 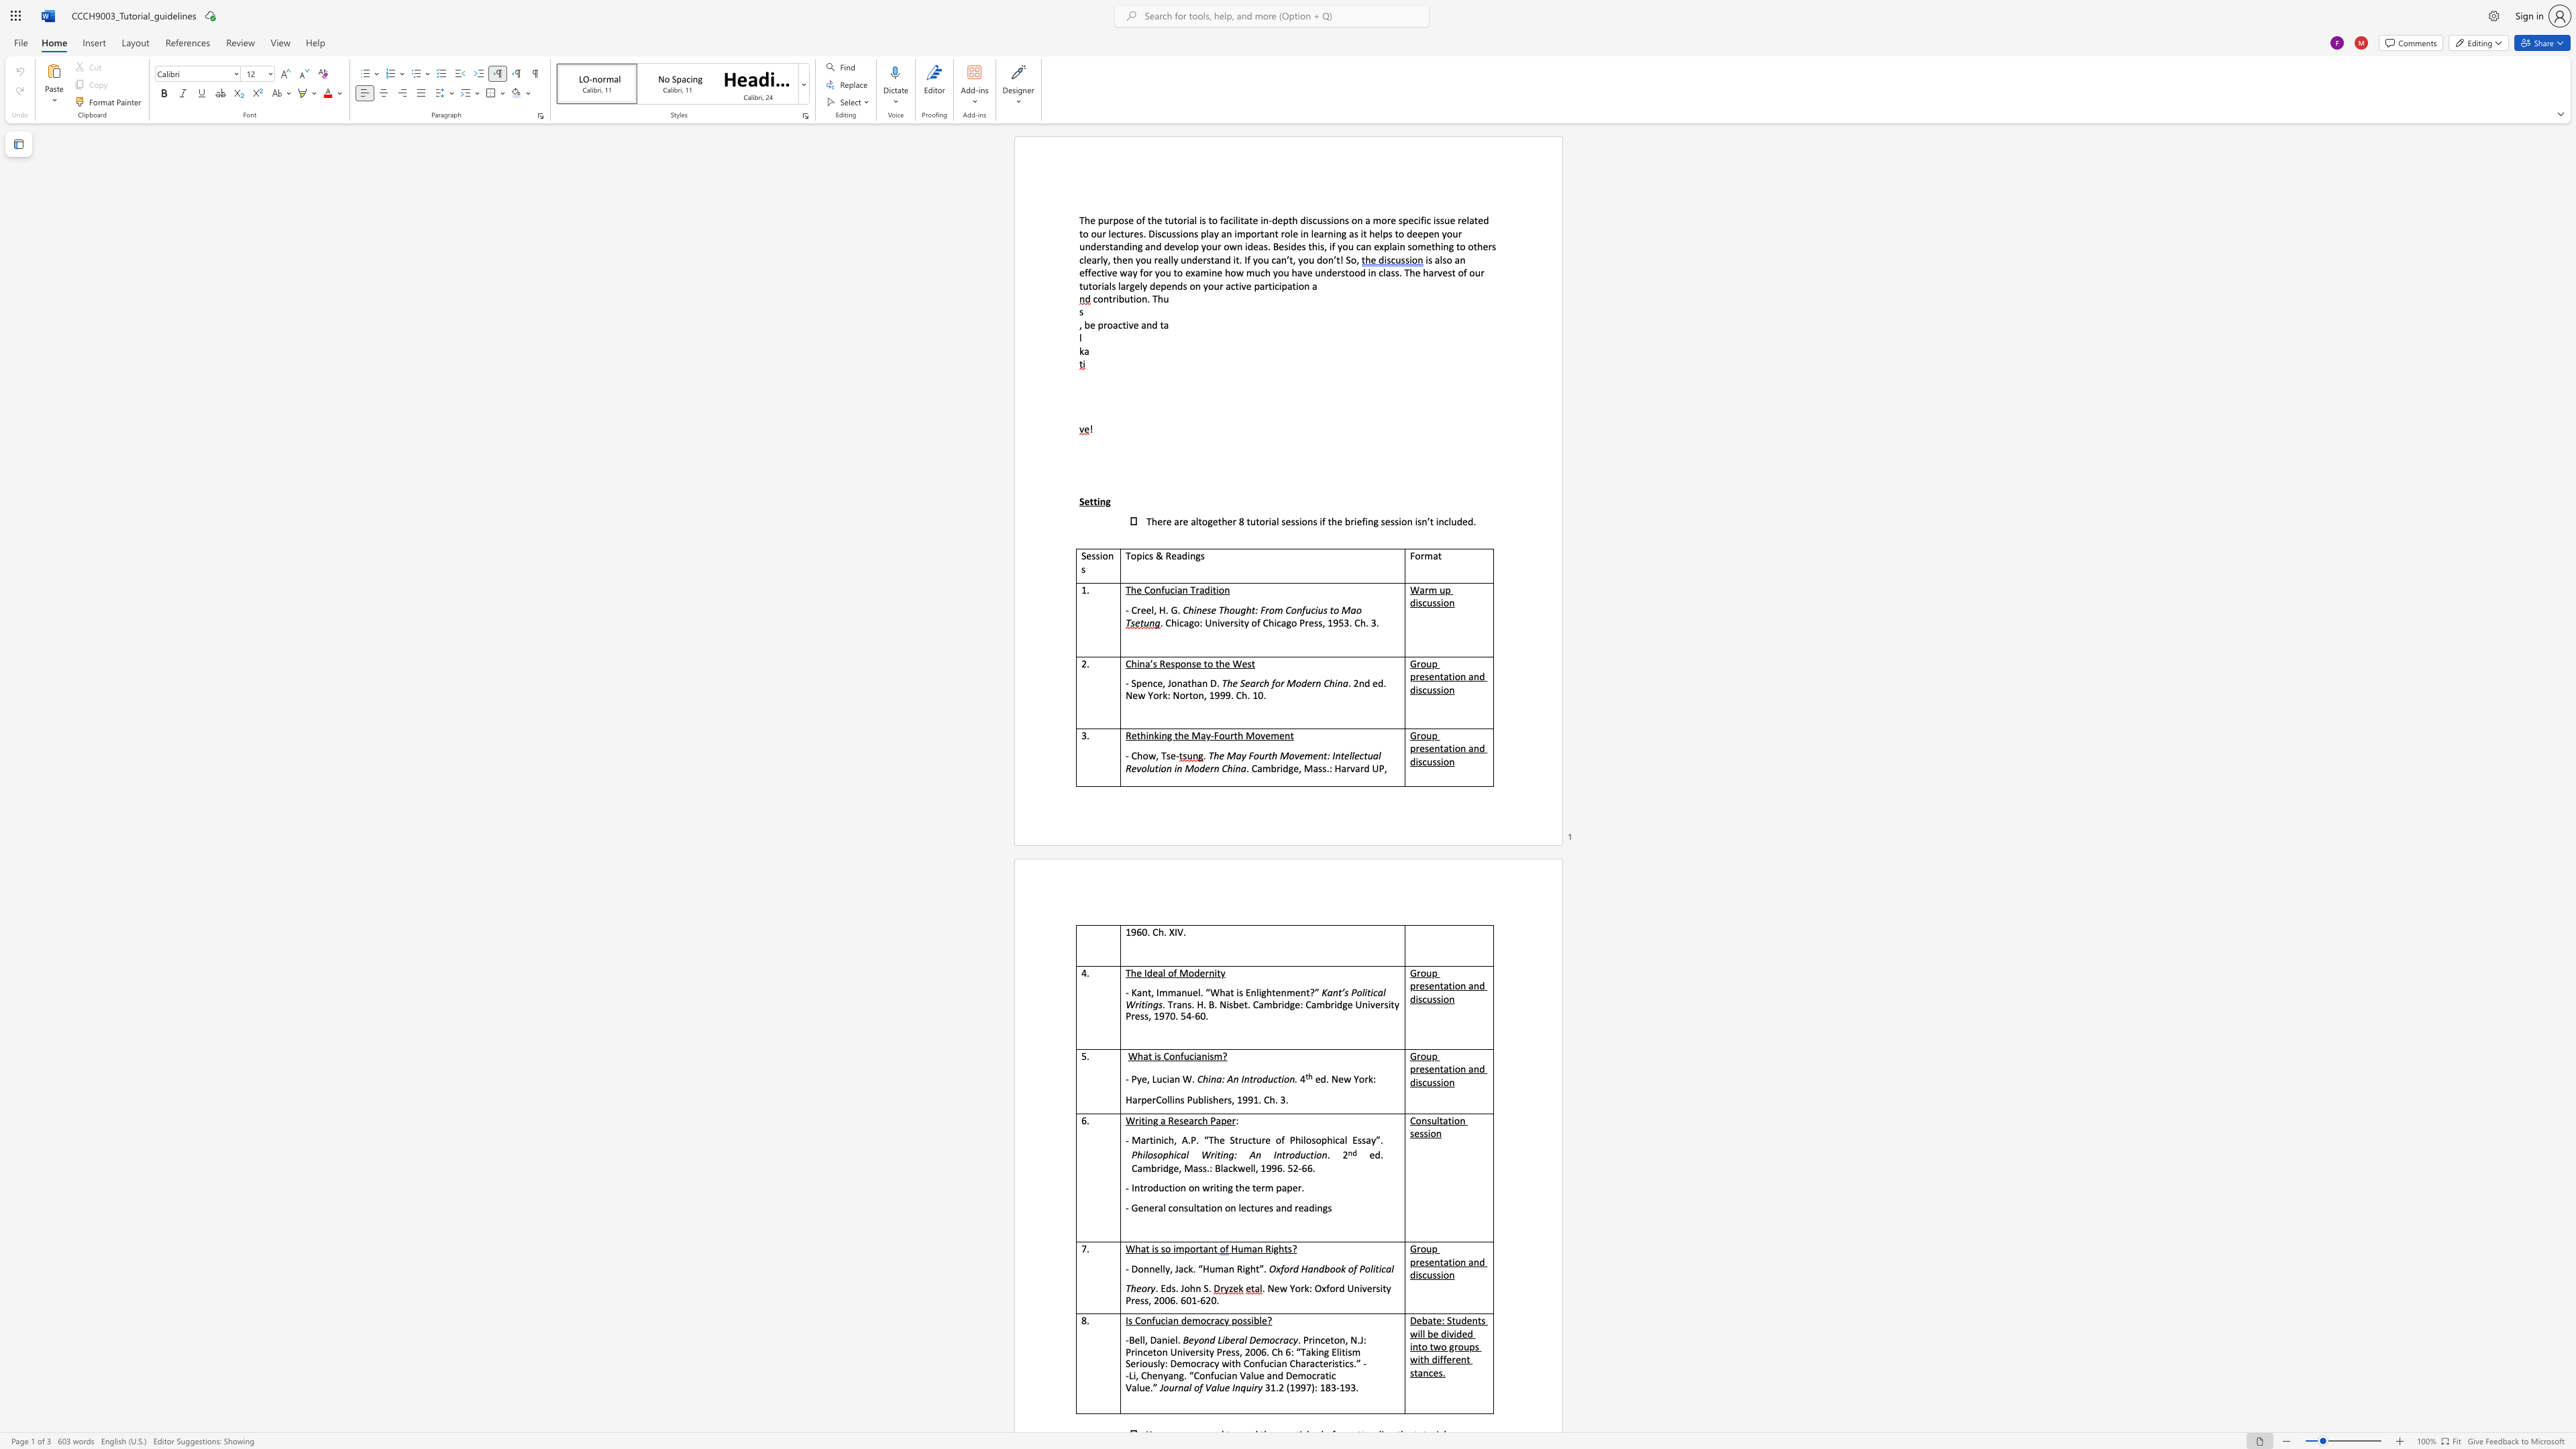 What do you see at coordinates (1379, 1155) in the screenshot?
I see `the subset text ". Cambridge, Mass.: Blackwell, 1" within the text "ed. Cambridge, Mass.: Blackwell, 1996. 52-66."` at bounding box center [1379, 1155].